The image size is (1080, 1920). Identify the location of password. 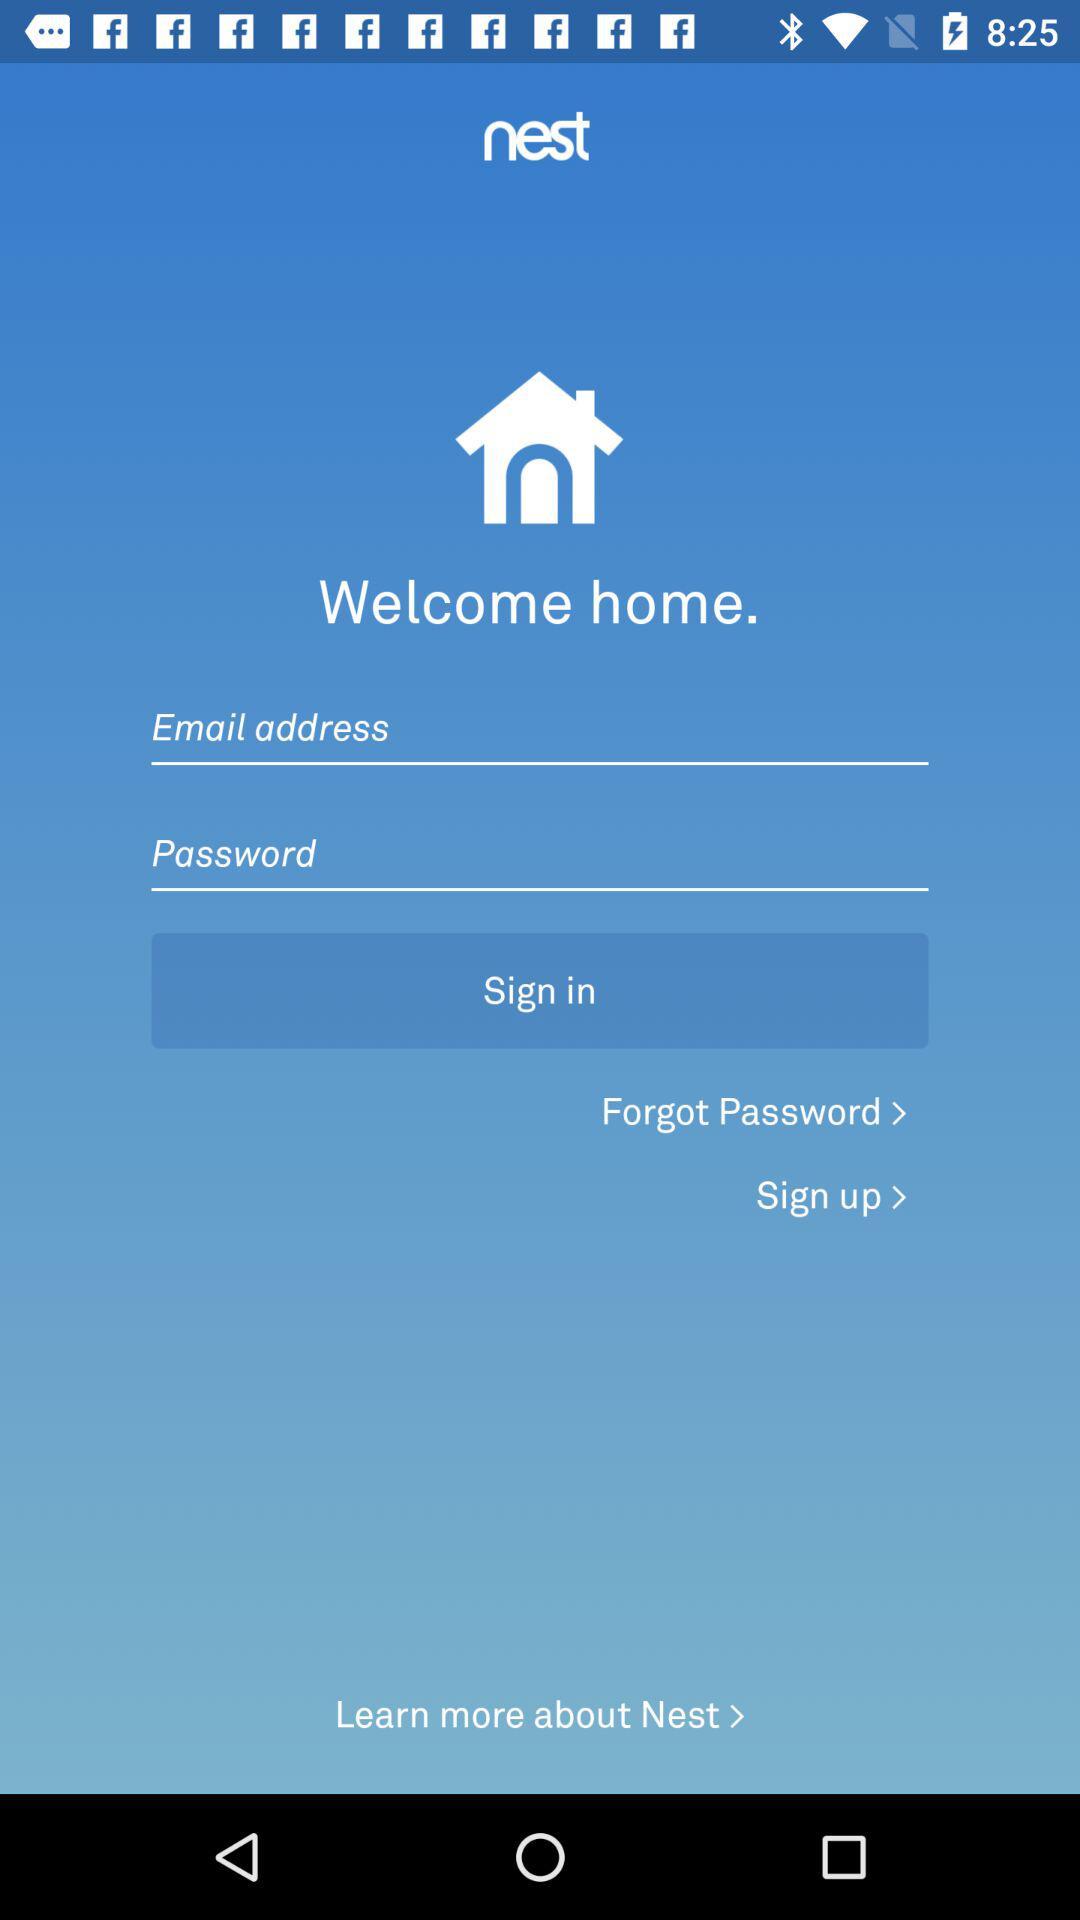
(540, 833).